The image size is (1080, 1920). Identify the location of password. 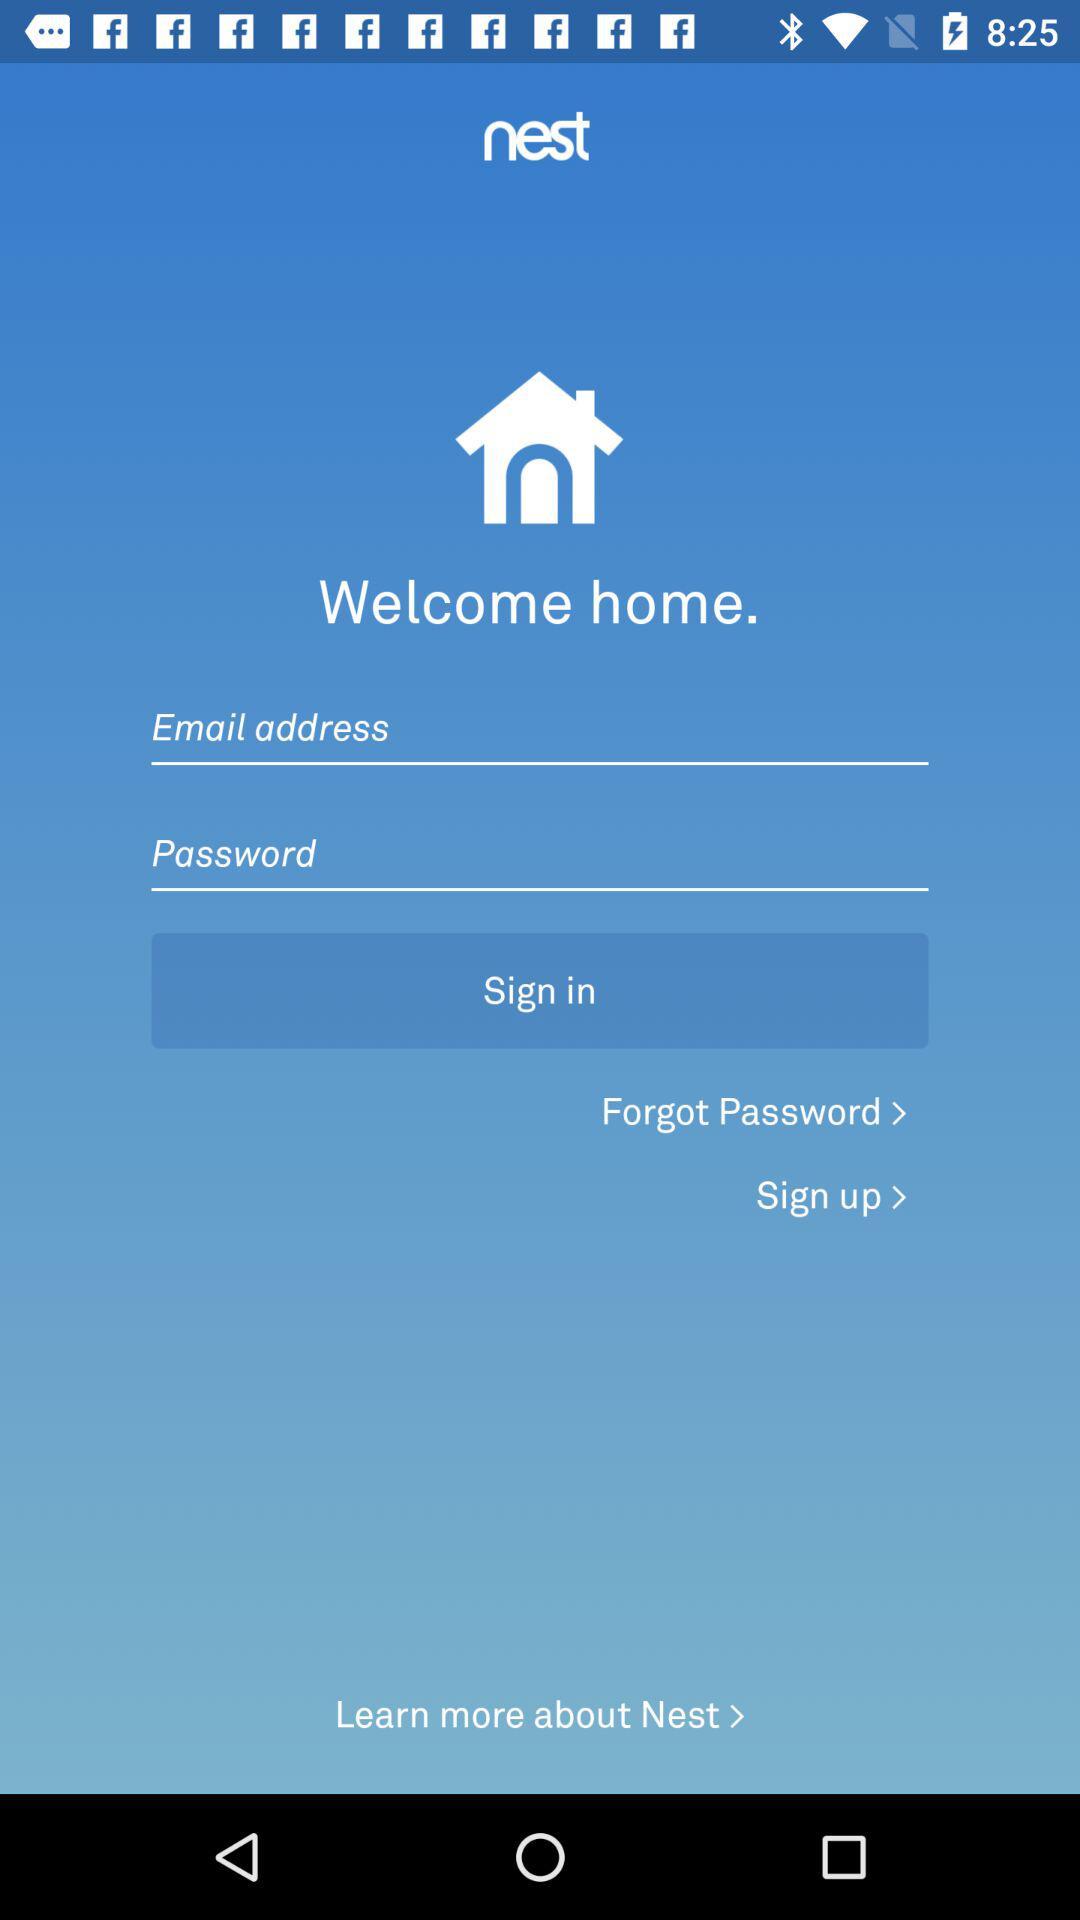
(540, 833).